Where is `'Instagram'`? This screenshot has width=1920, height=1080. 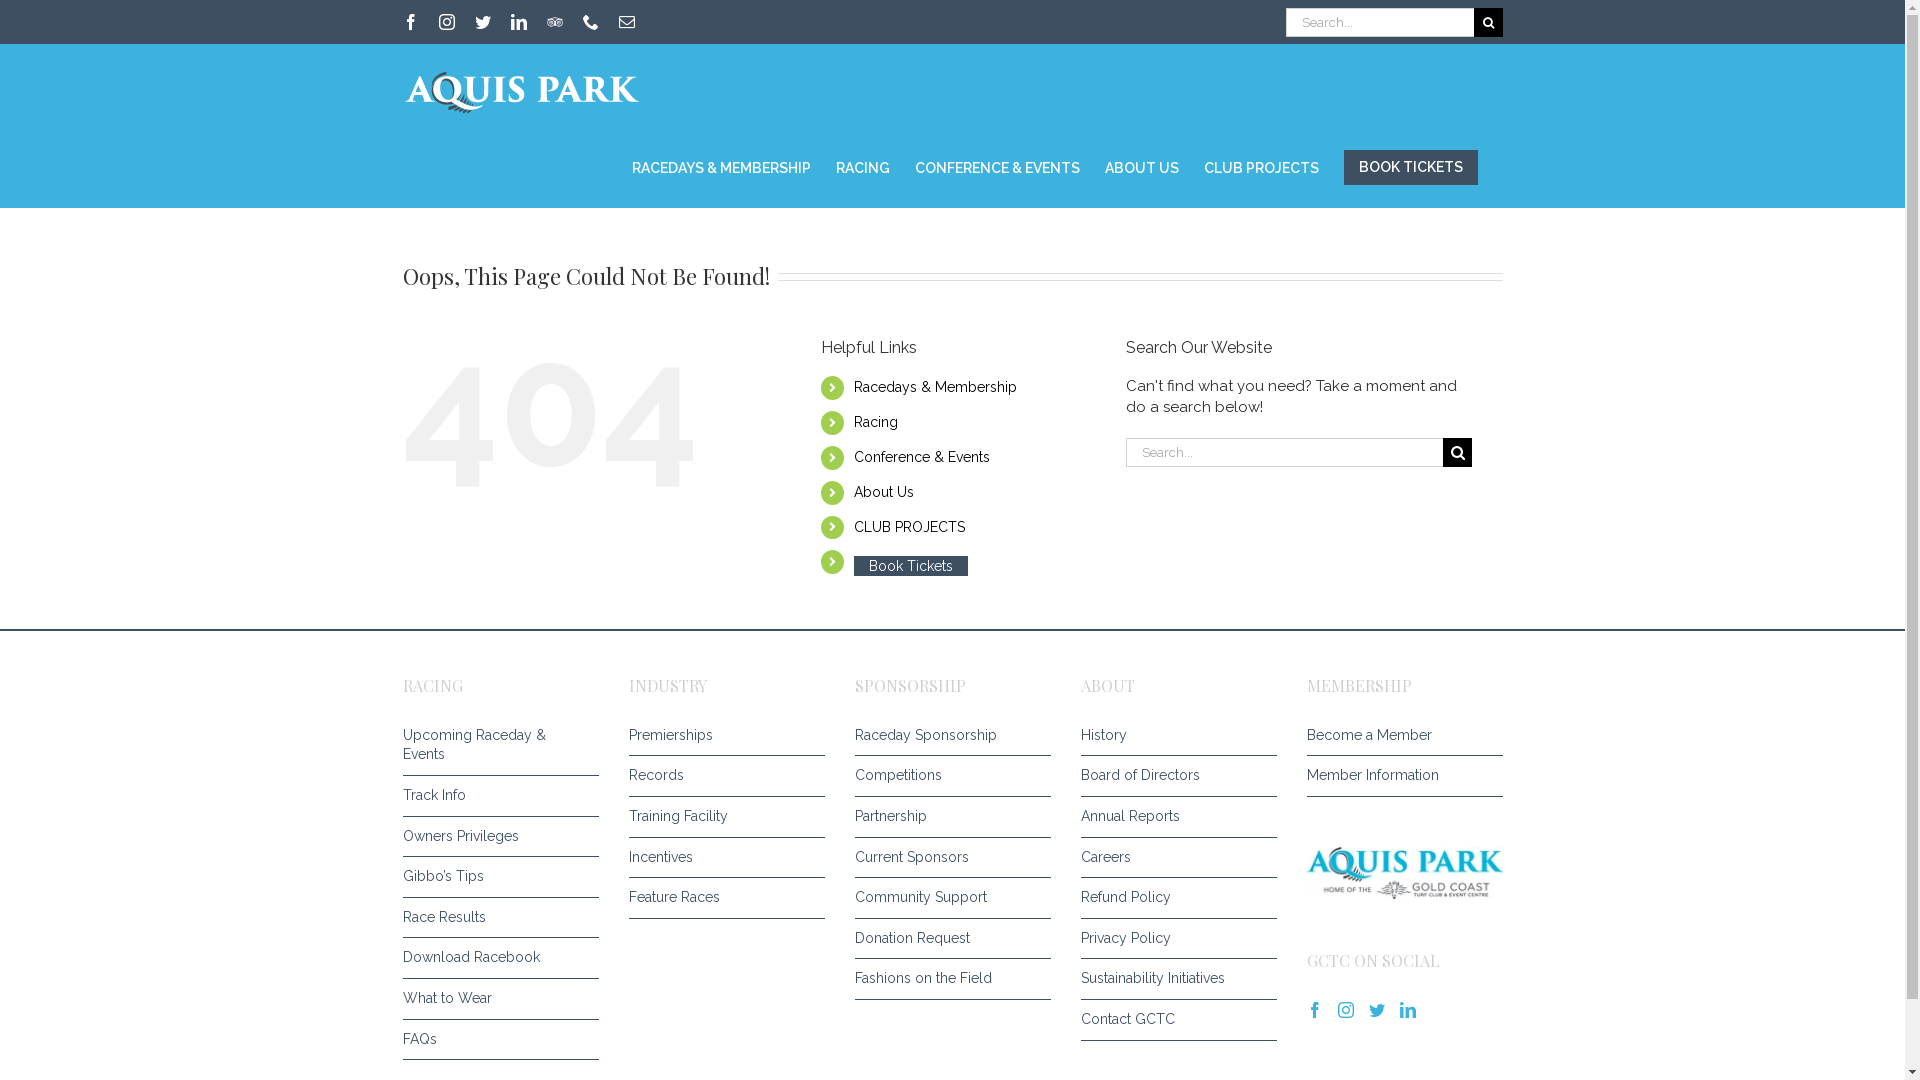 'Instagram' is located at coordinates (445, 22).